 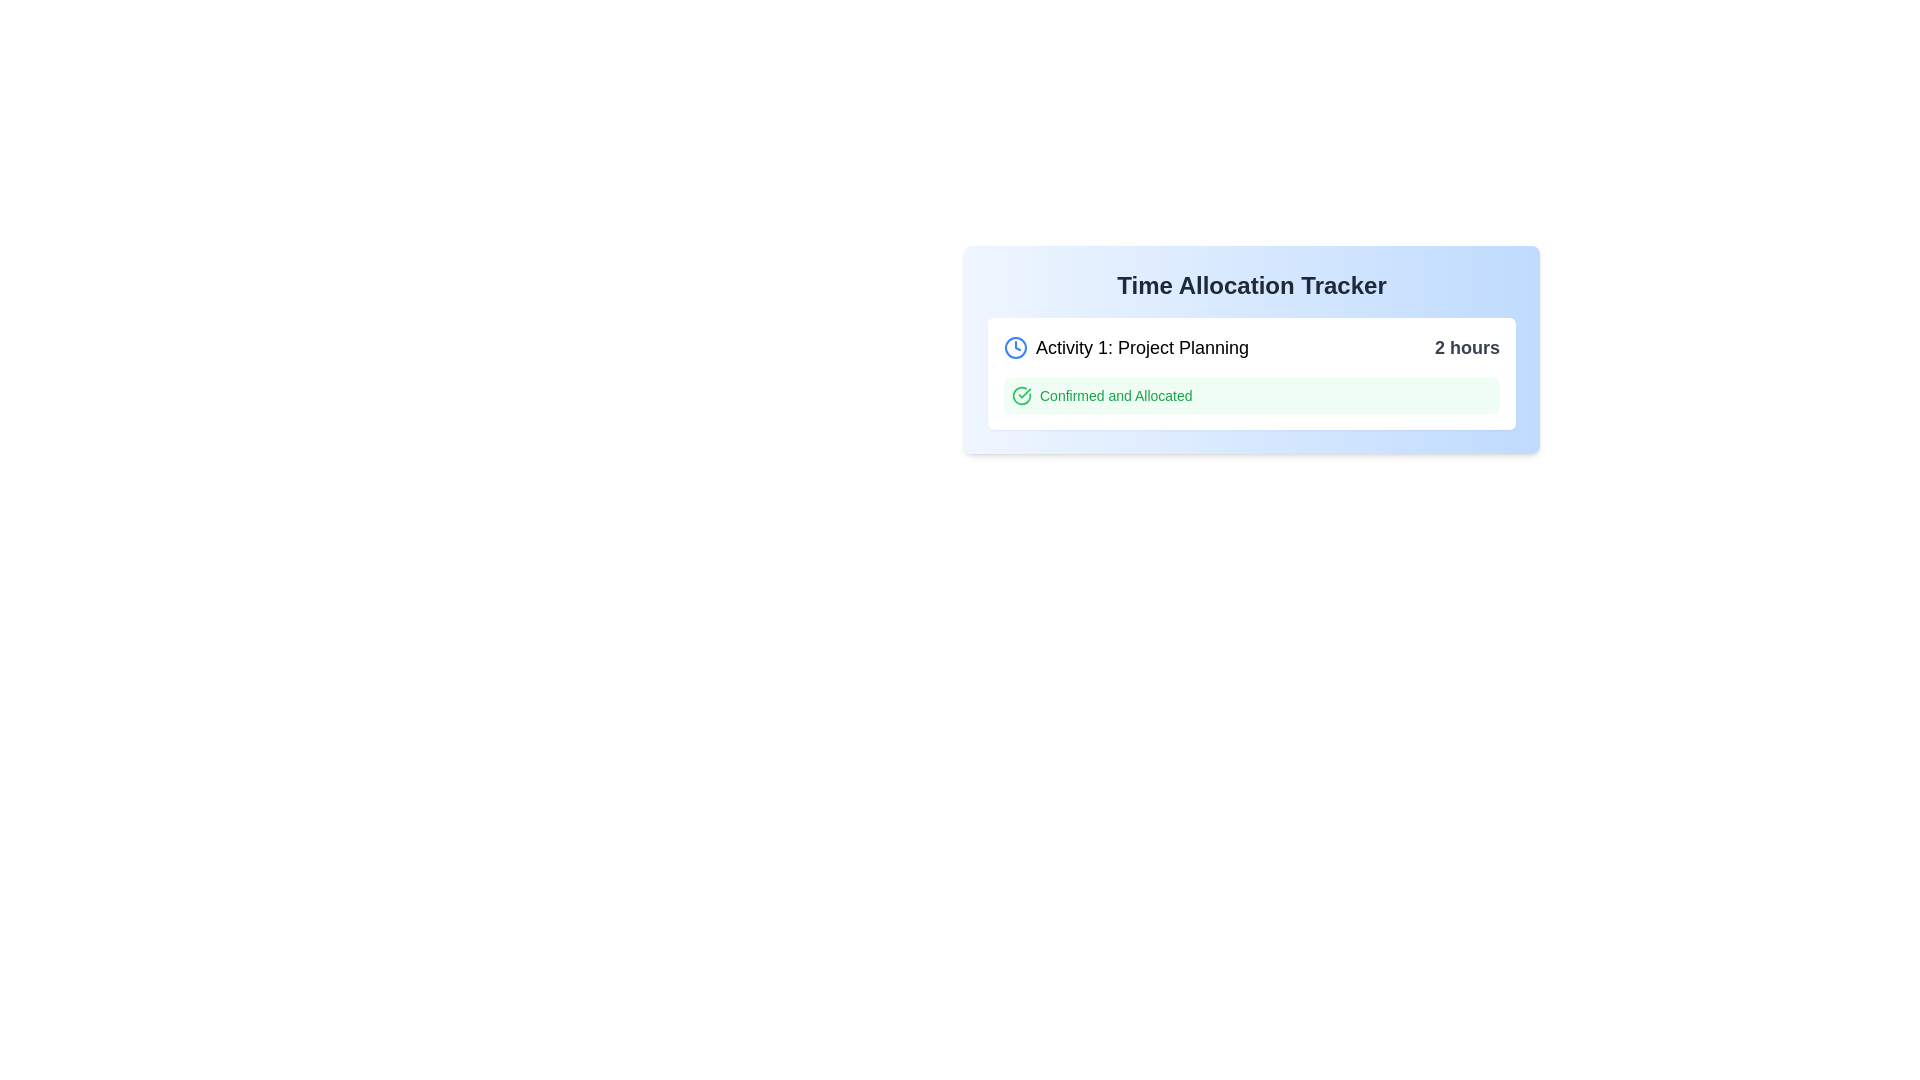 I want to click on the circular outline of the clock icon, which is a structural part of the SVG graphic, located to the left of the text 'Activity 1: Project Planning', so click(x=1016, y=346).